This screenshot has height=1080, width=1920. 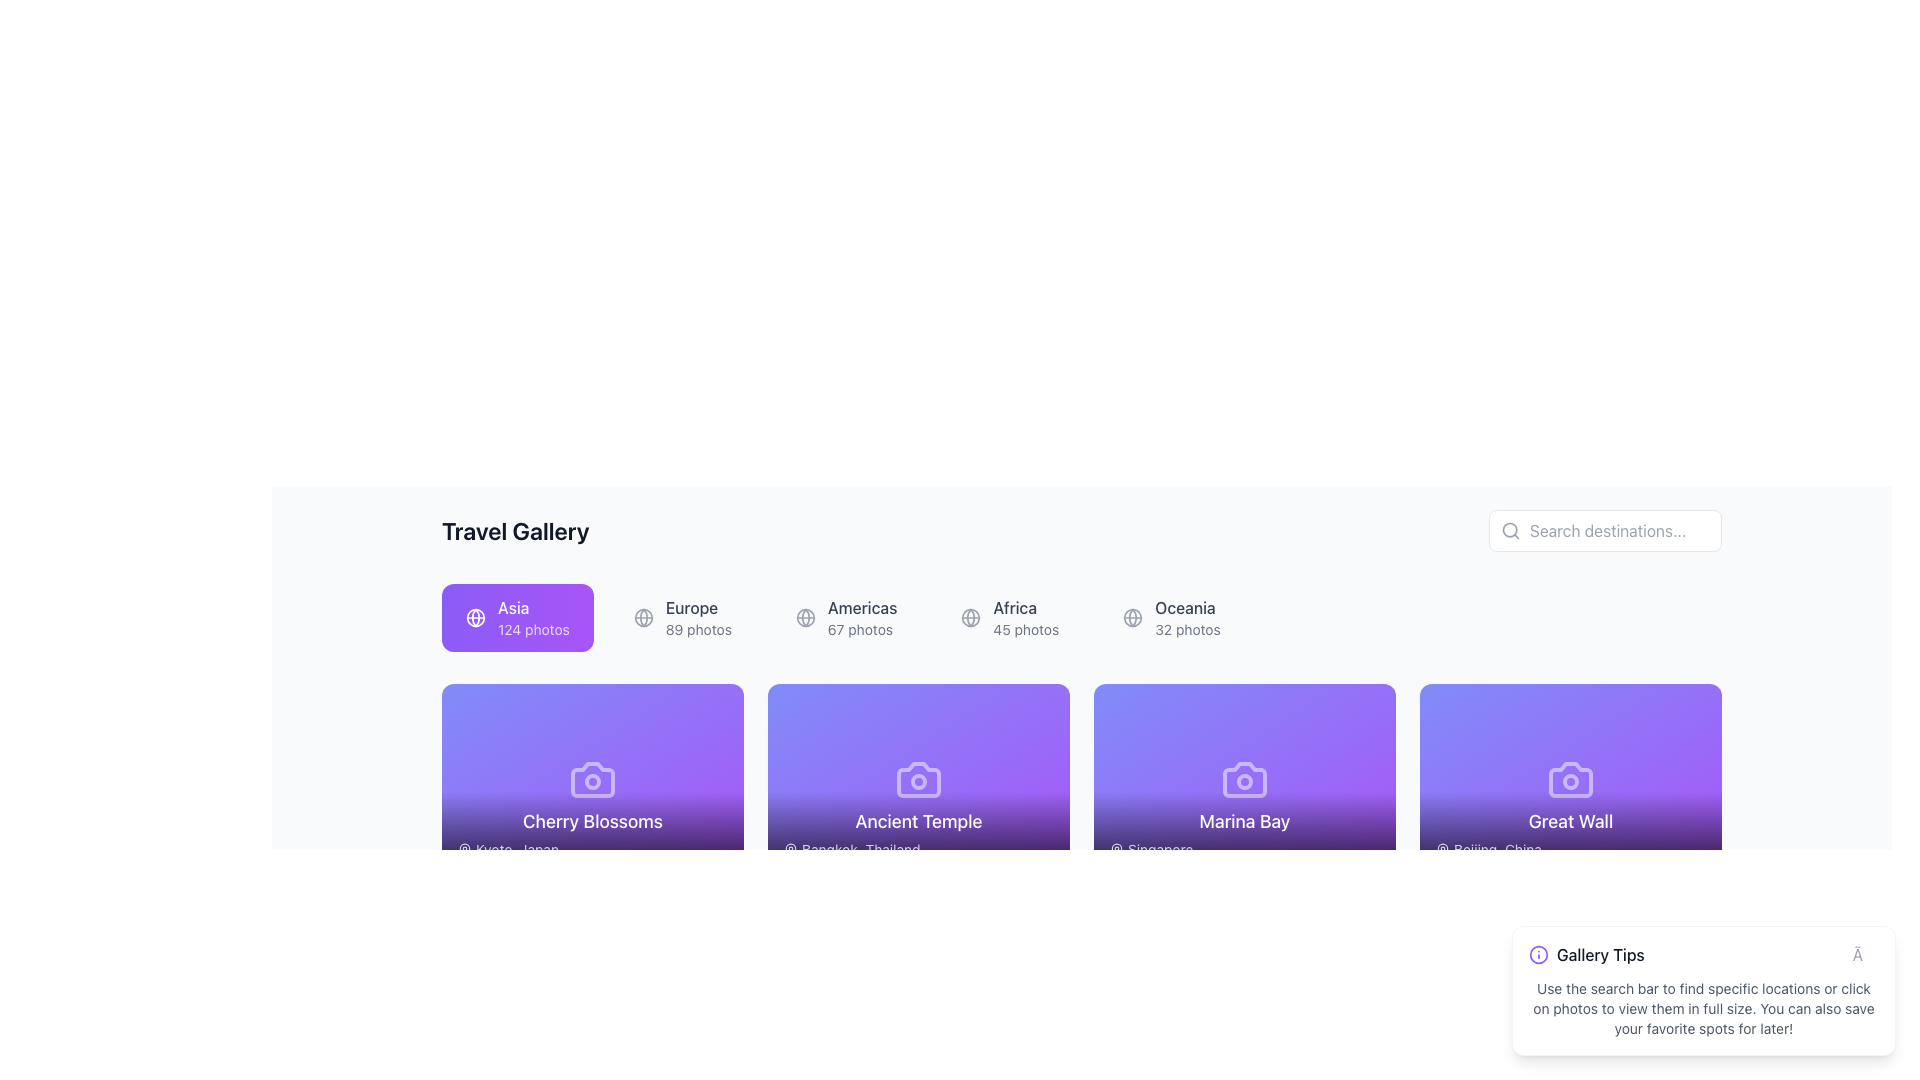 What do you see at coordinates (1243, 778) in the screenshot?
I see `the photography icon located at the top of the 'Marina Bay' card, which is the third card in a horizontal arrangement of cards labeled with location titles` at bounding box center [1243, 778].